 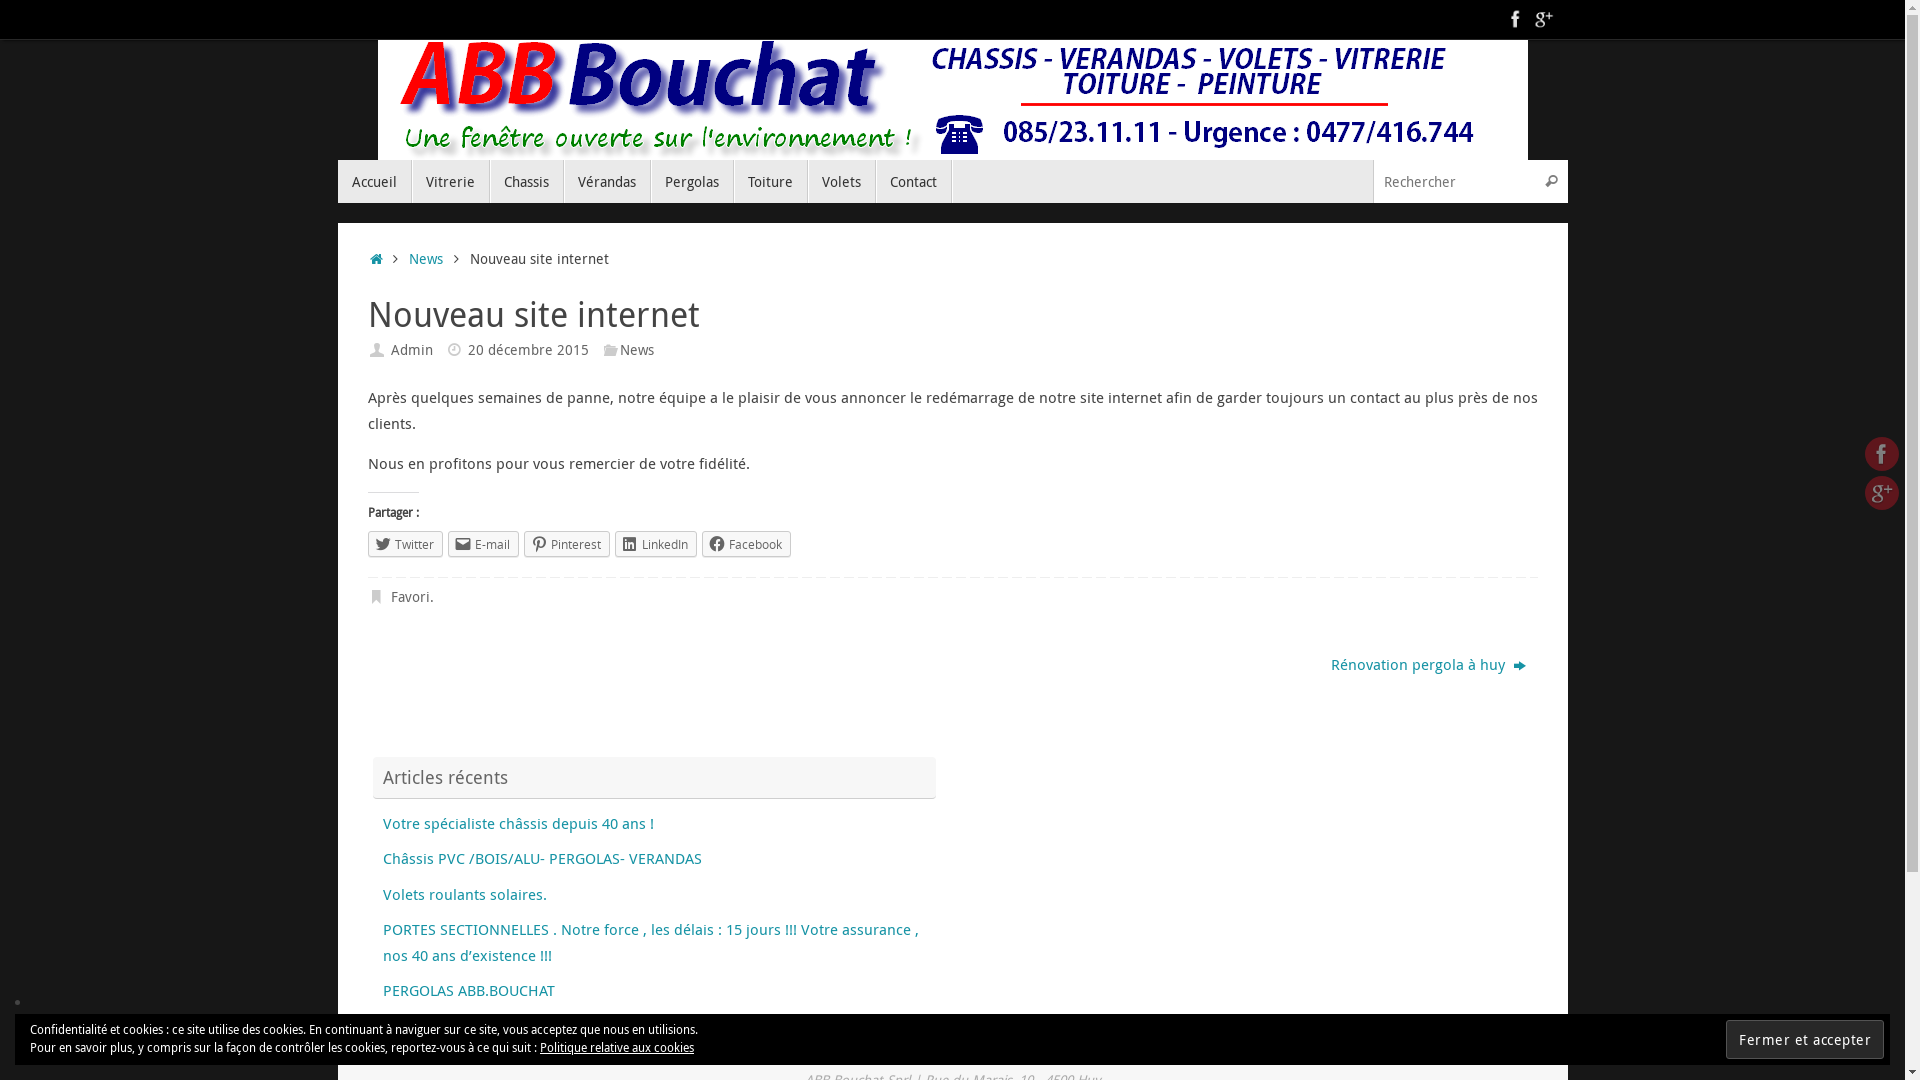 What do you see at coordinates (654, 543) in the screenshot?
I see `'LinkedIn'` at bounding box center [654, 543].